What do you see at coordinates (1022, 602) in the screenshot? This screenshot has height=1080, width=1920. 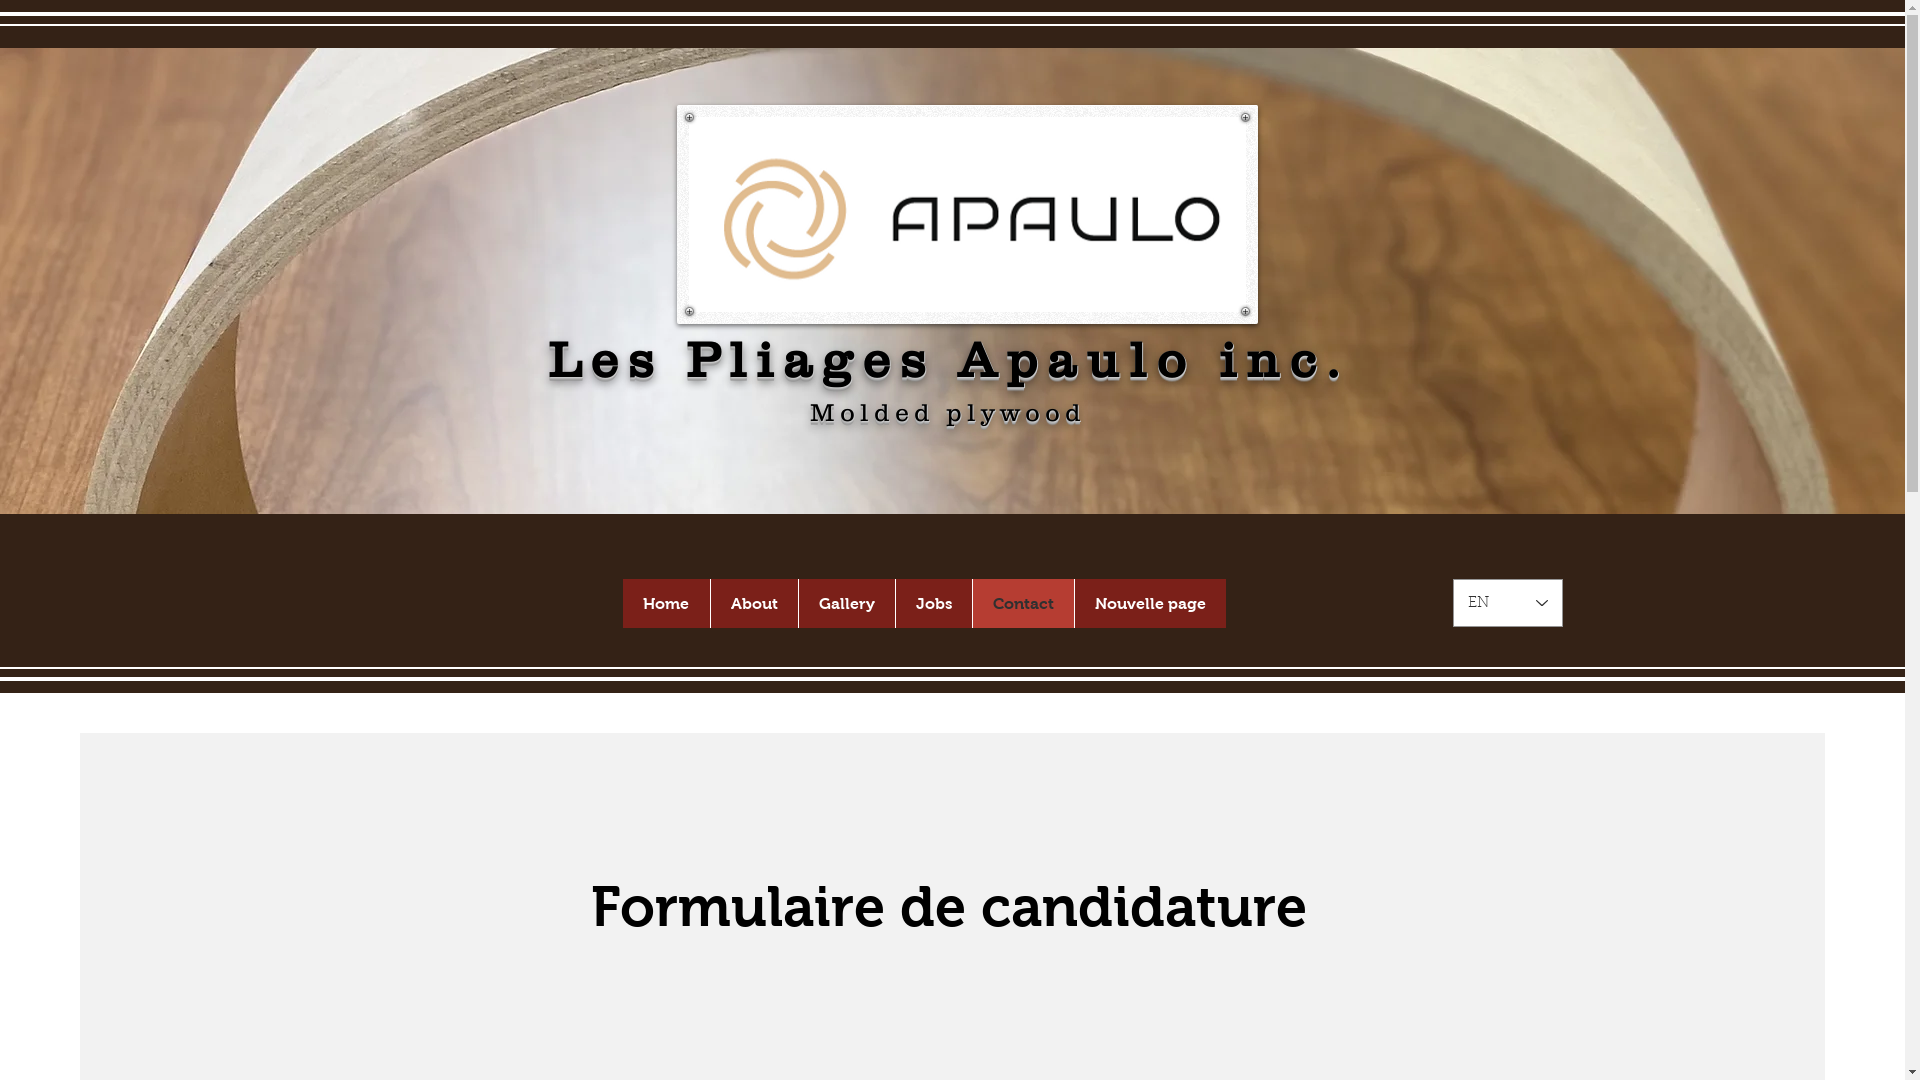 I see `'Contact'` at bounding box center [1022, 602].